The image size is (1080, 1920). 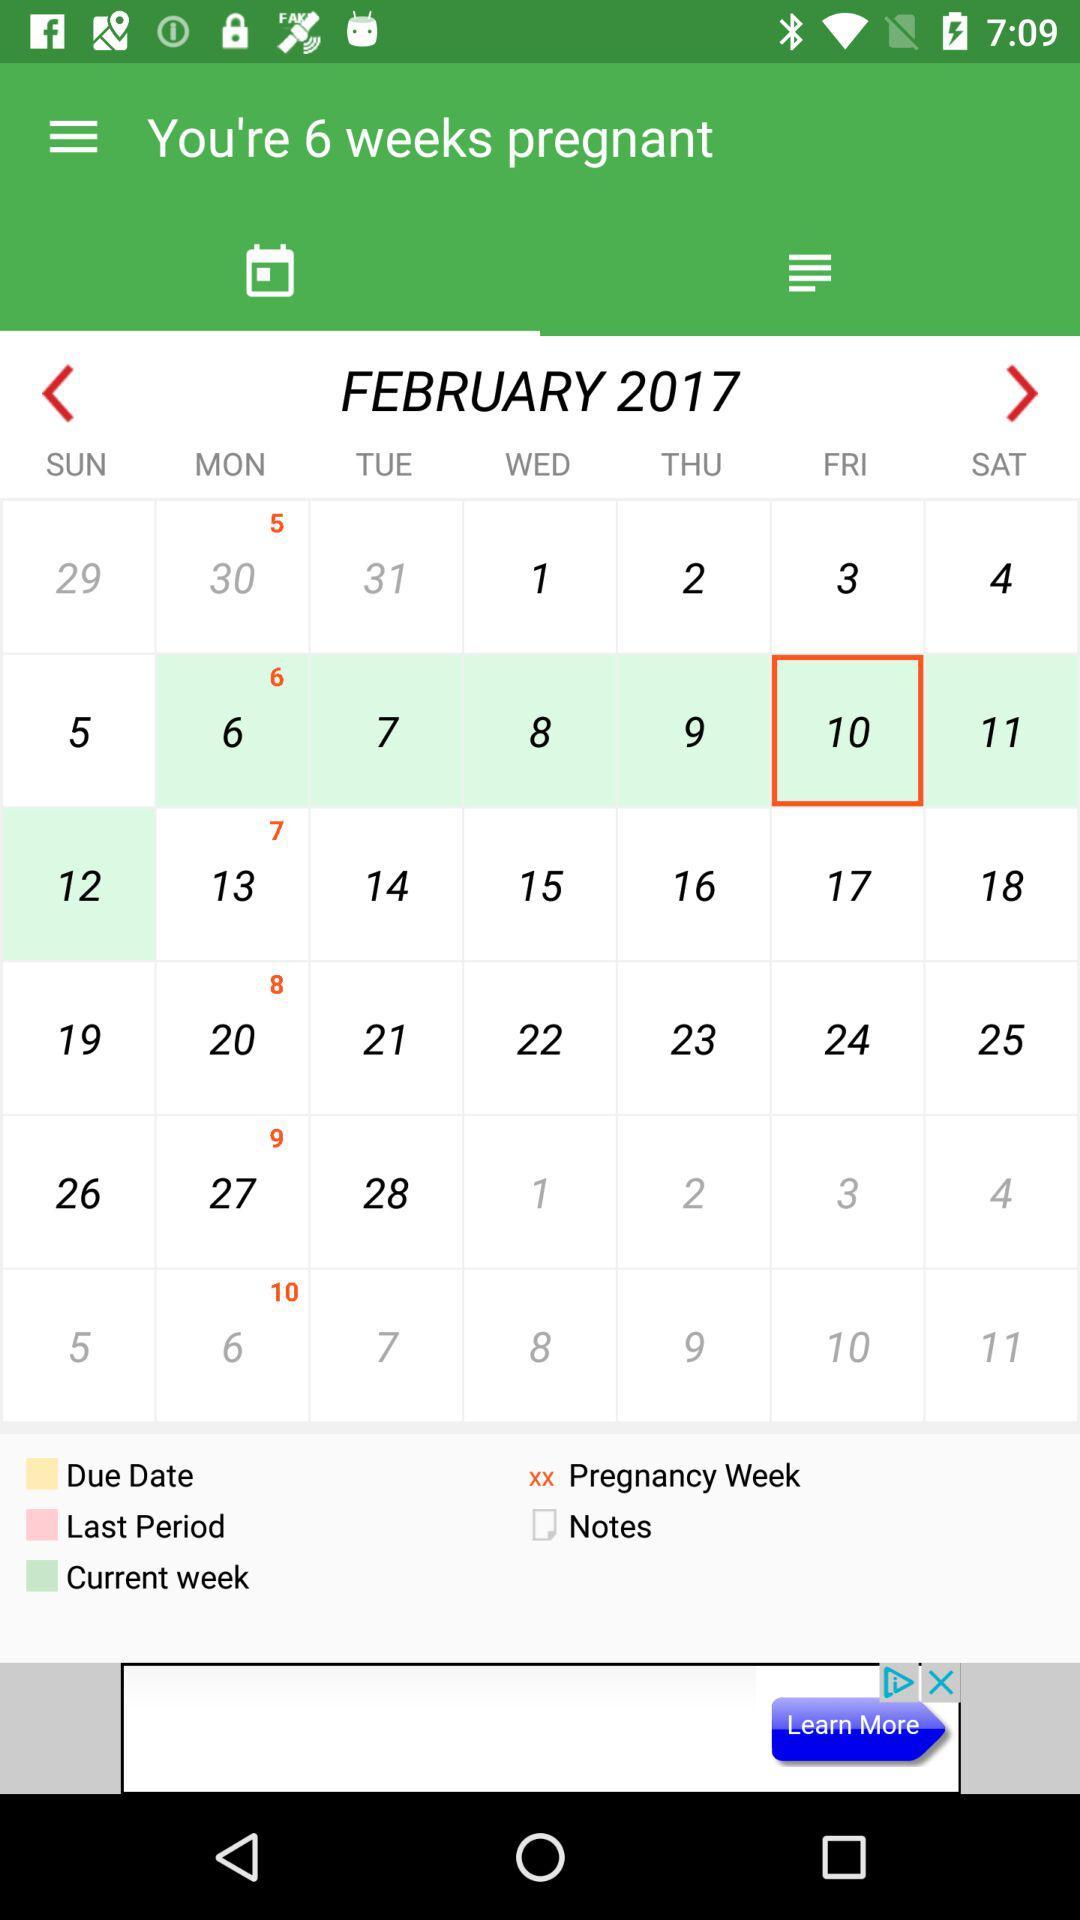 I want to click on screen page, so click(x=540, y=1727).